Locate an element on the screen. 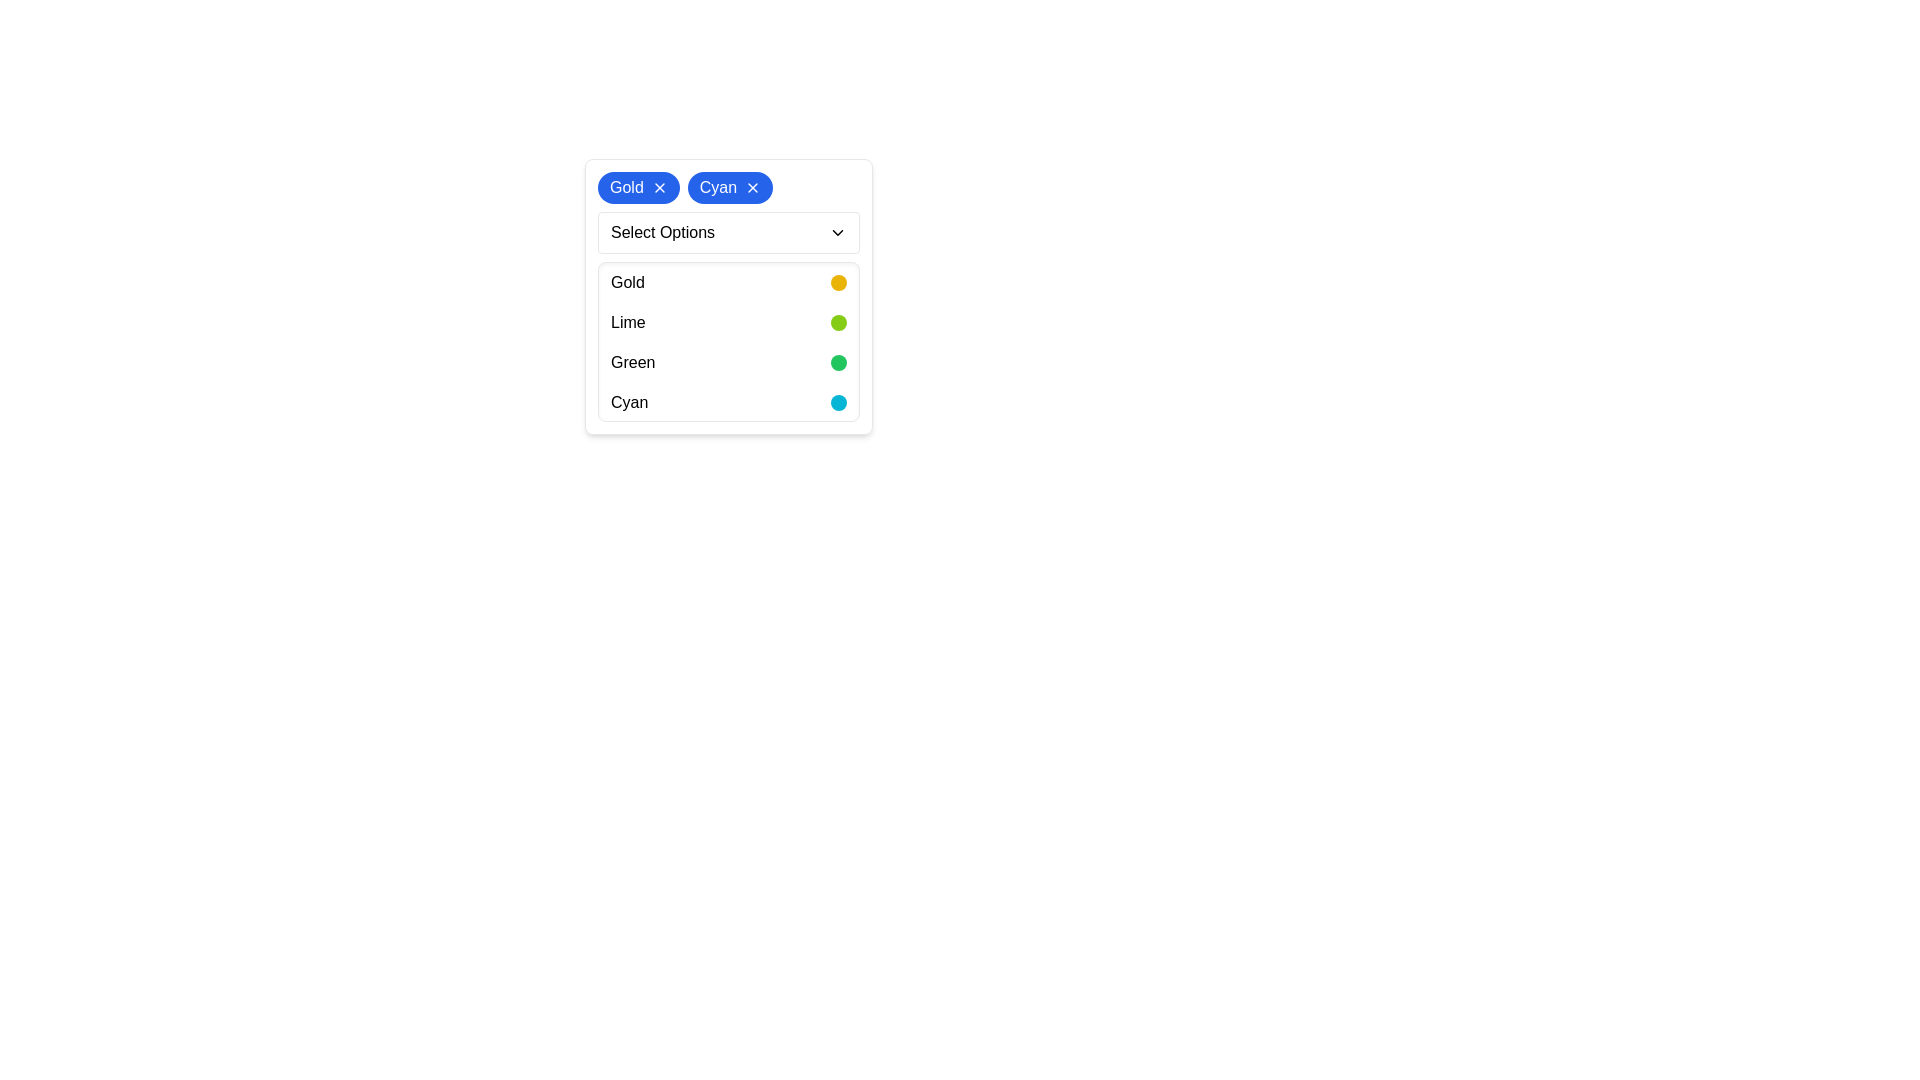 Image resolution: width=1920 pixels, height=1080 pixels. the 'Select Options' label which is a textual label in black font located within a bordered box, positioned to the left of a chevron-down icon is located at coordinates (662, 231).